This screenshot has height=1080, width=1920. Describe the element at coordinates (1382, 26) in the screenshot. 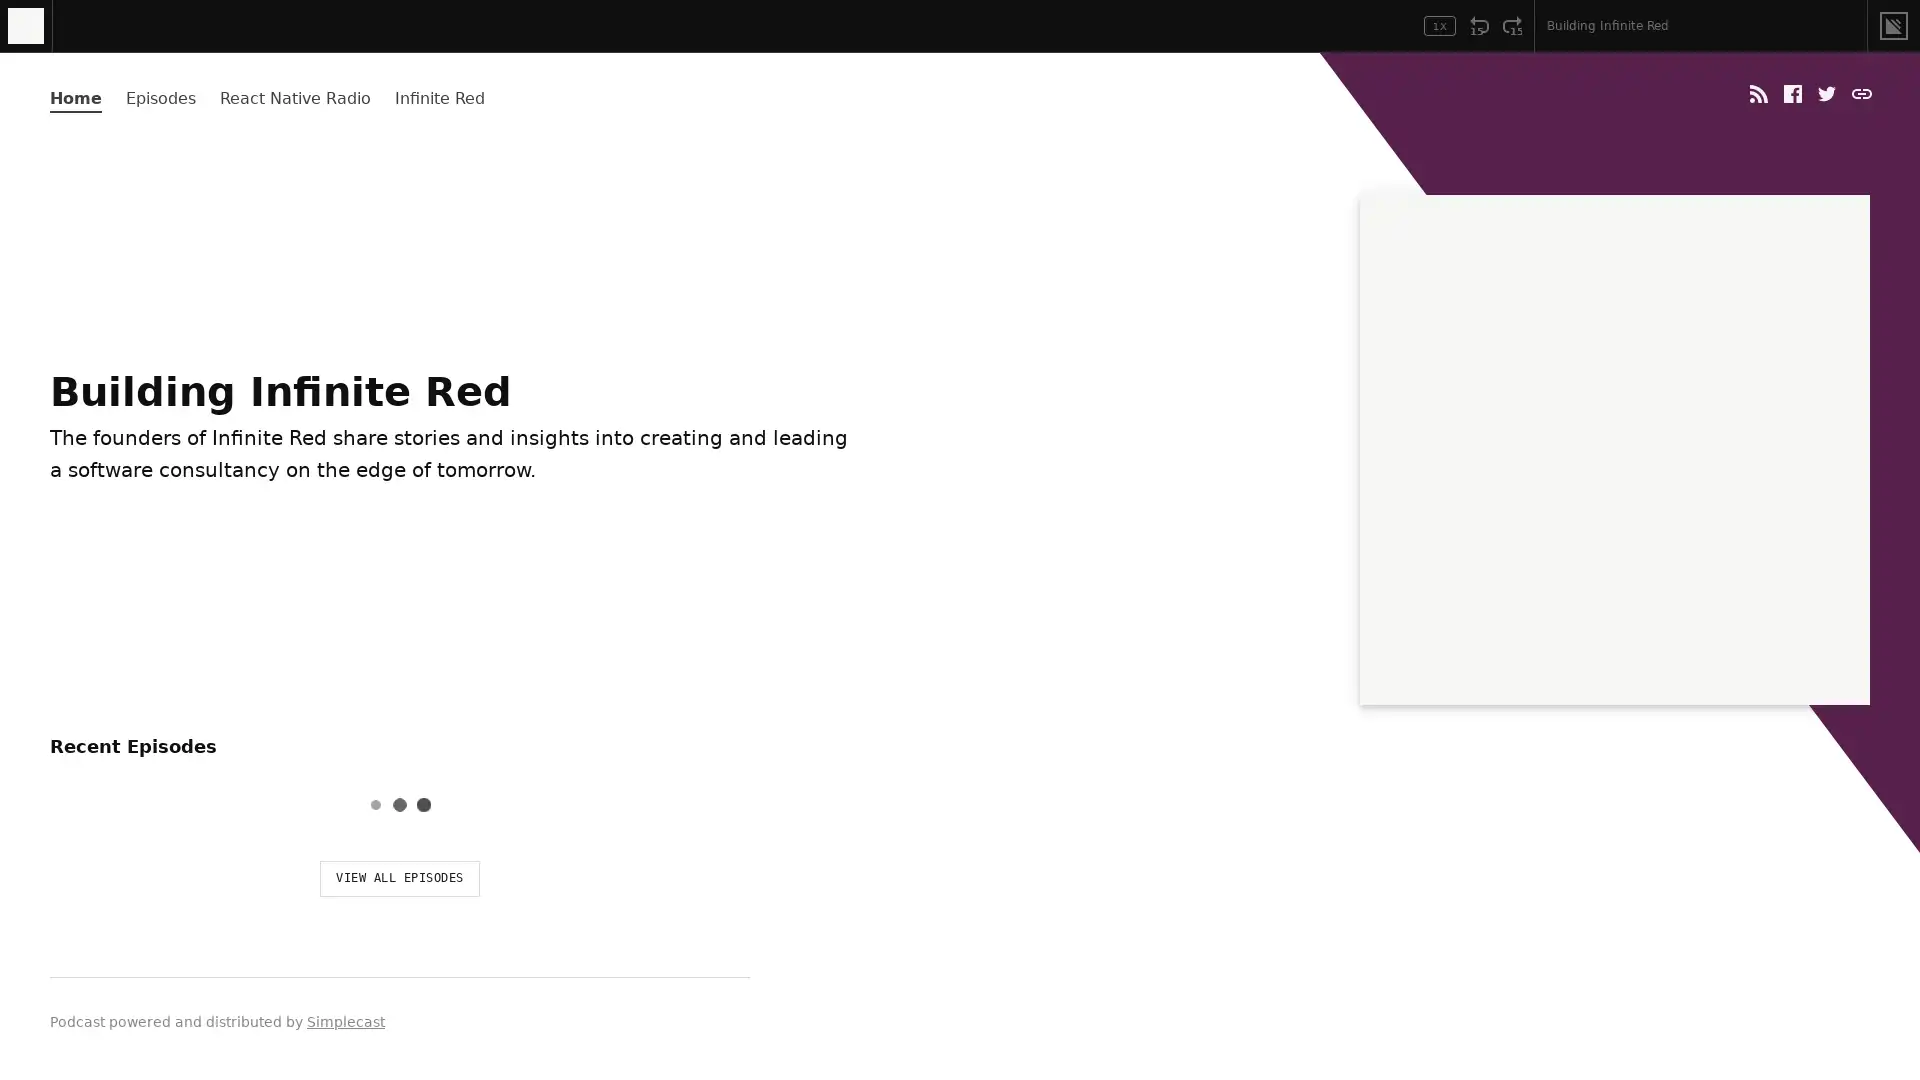

I see `Open Player Settings` at that location.